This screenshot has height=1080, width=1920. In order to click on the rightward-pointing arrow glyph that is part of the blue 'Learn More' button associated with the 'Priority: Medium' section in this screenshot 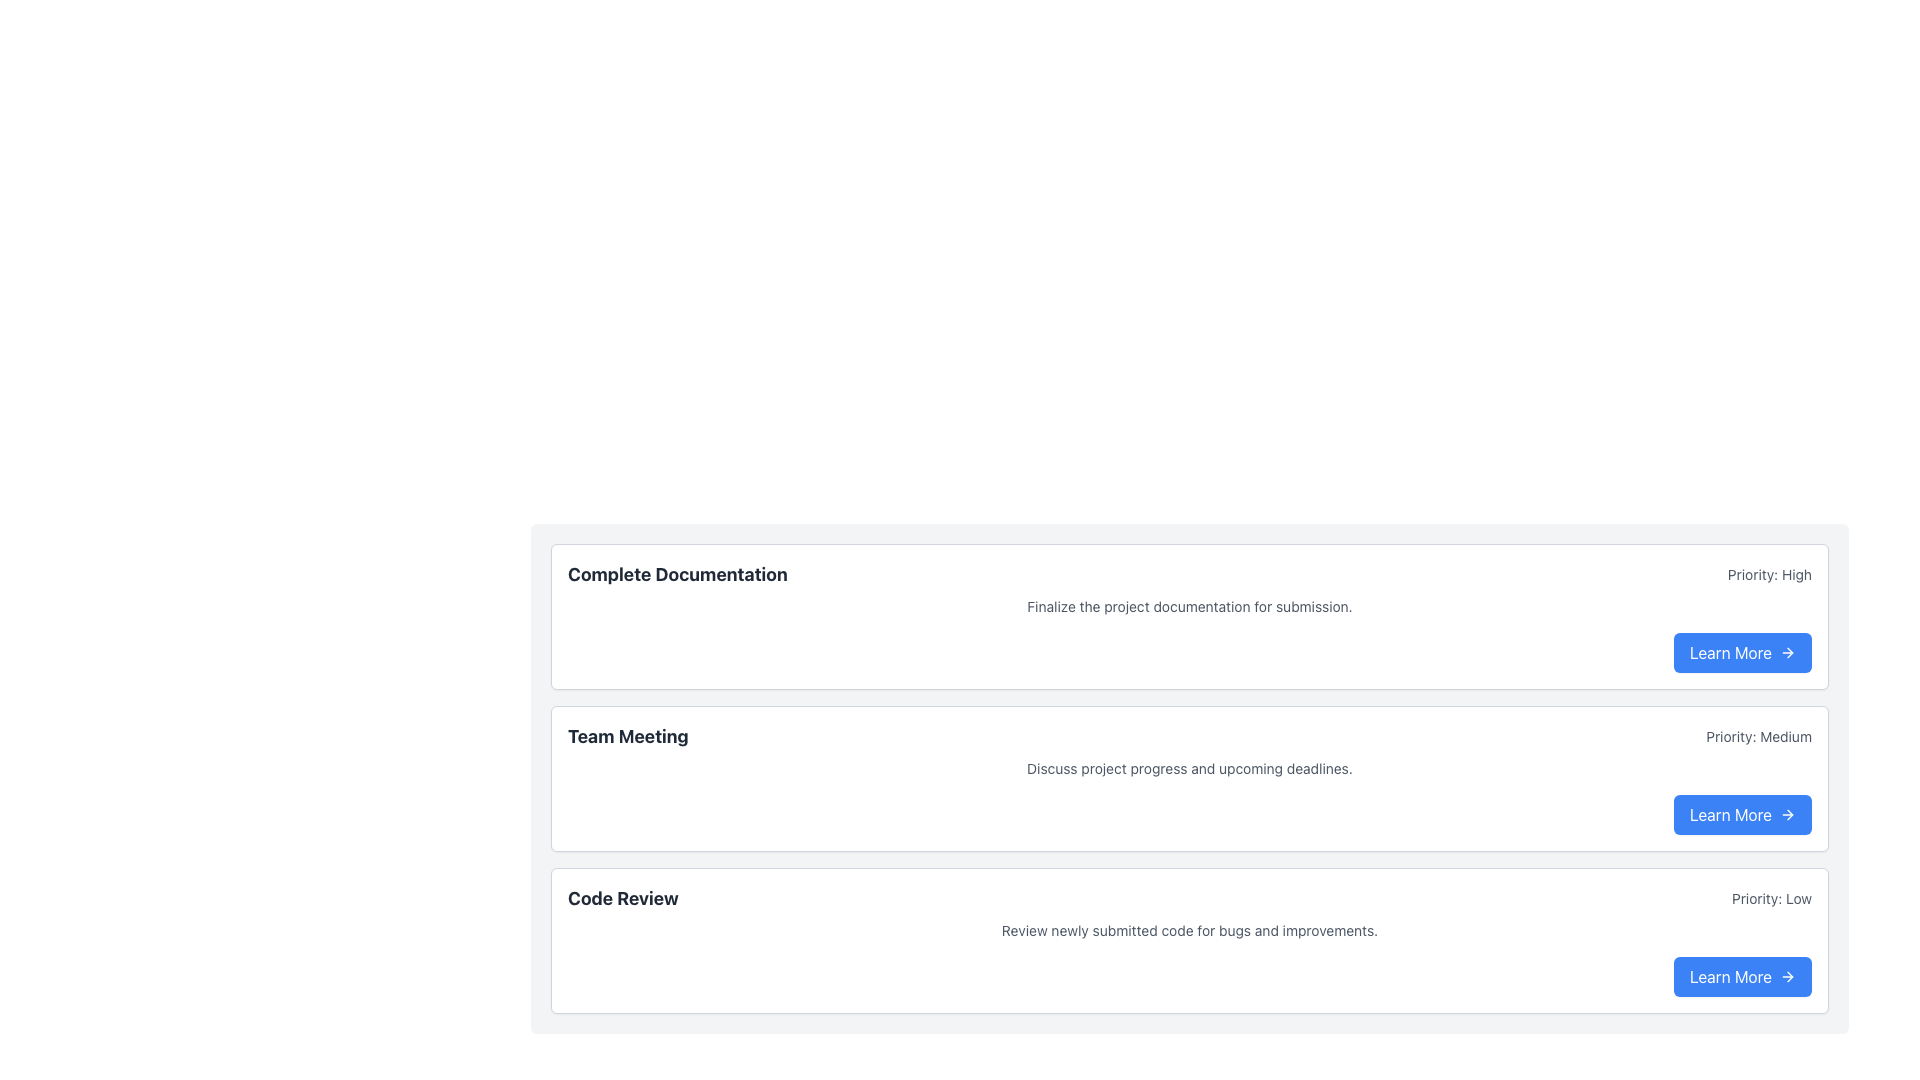, I will do `click(1790, 814)`.